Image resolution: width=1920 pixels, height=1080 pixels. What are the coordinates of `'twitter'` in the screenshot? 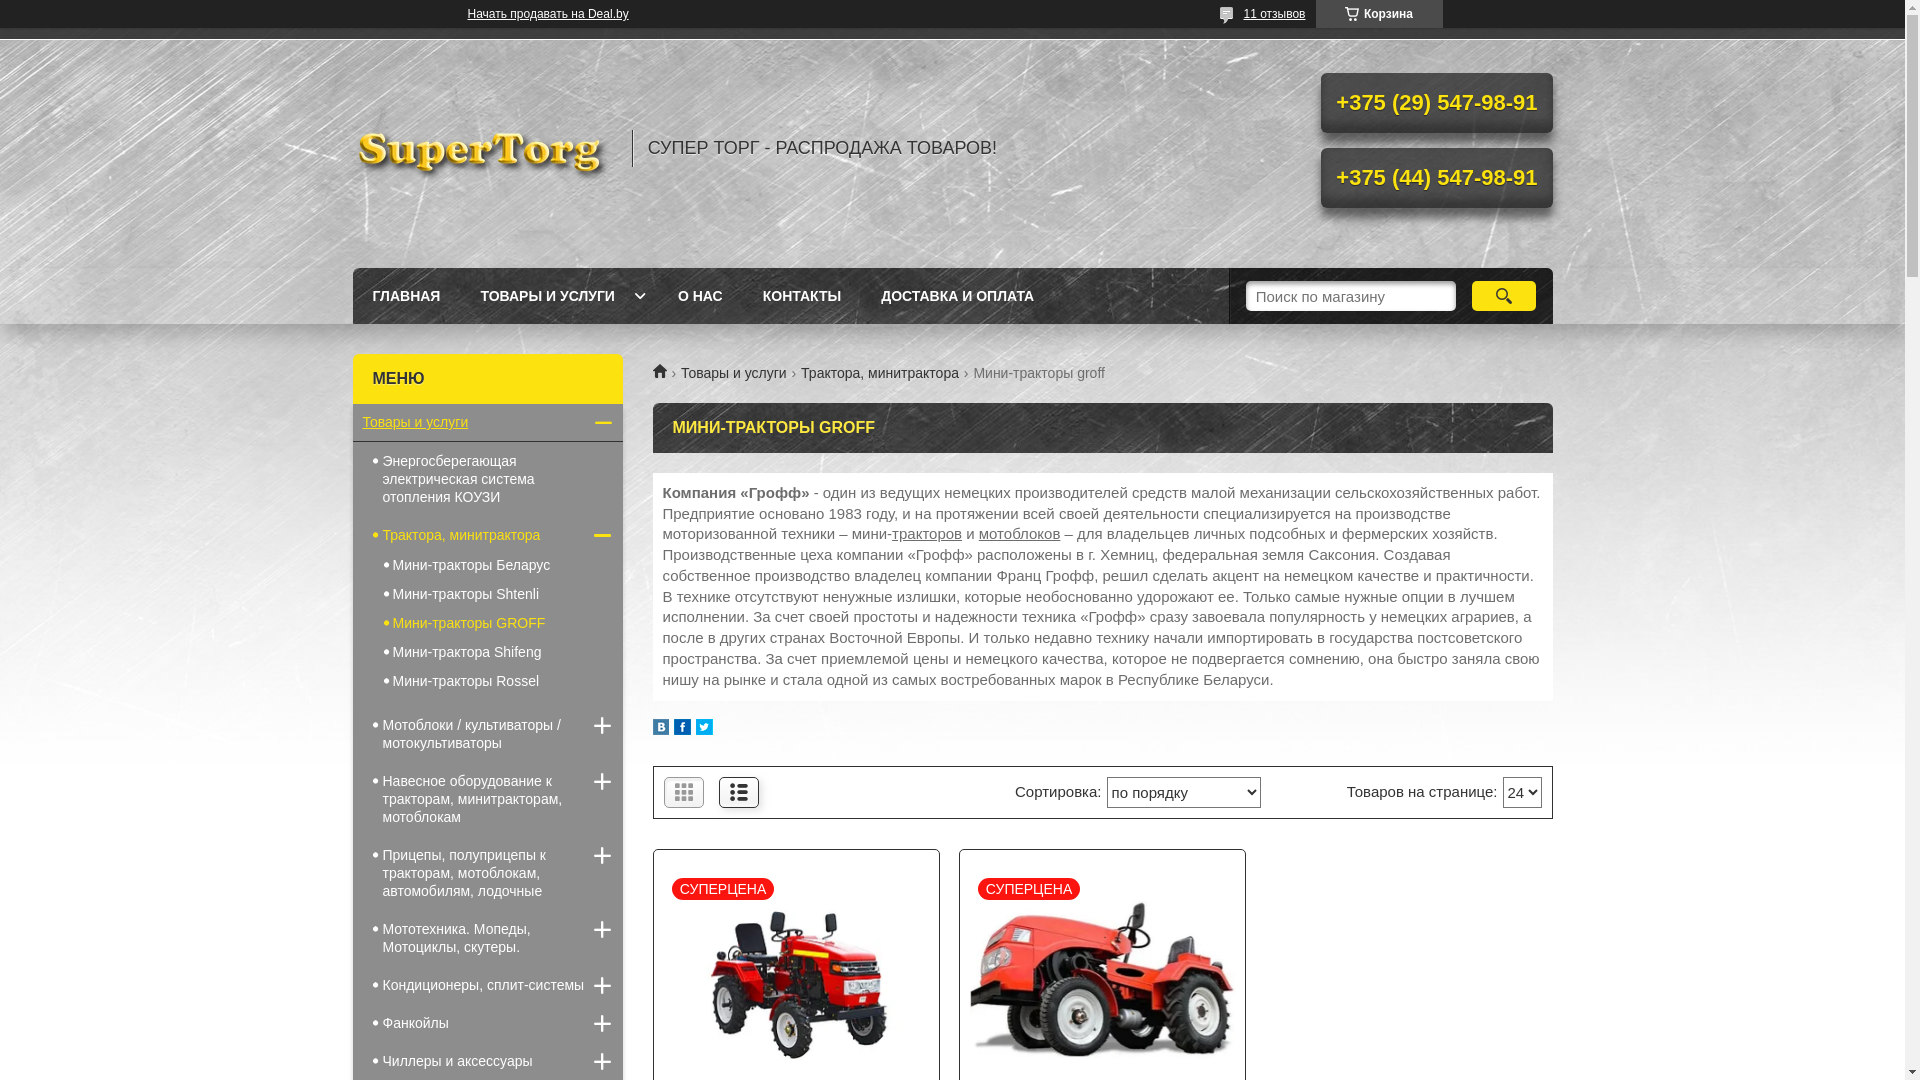 It's located at (696, 729).